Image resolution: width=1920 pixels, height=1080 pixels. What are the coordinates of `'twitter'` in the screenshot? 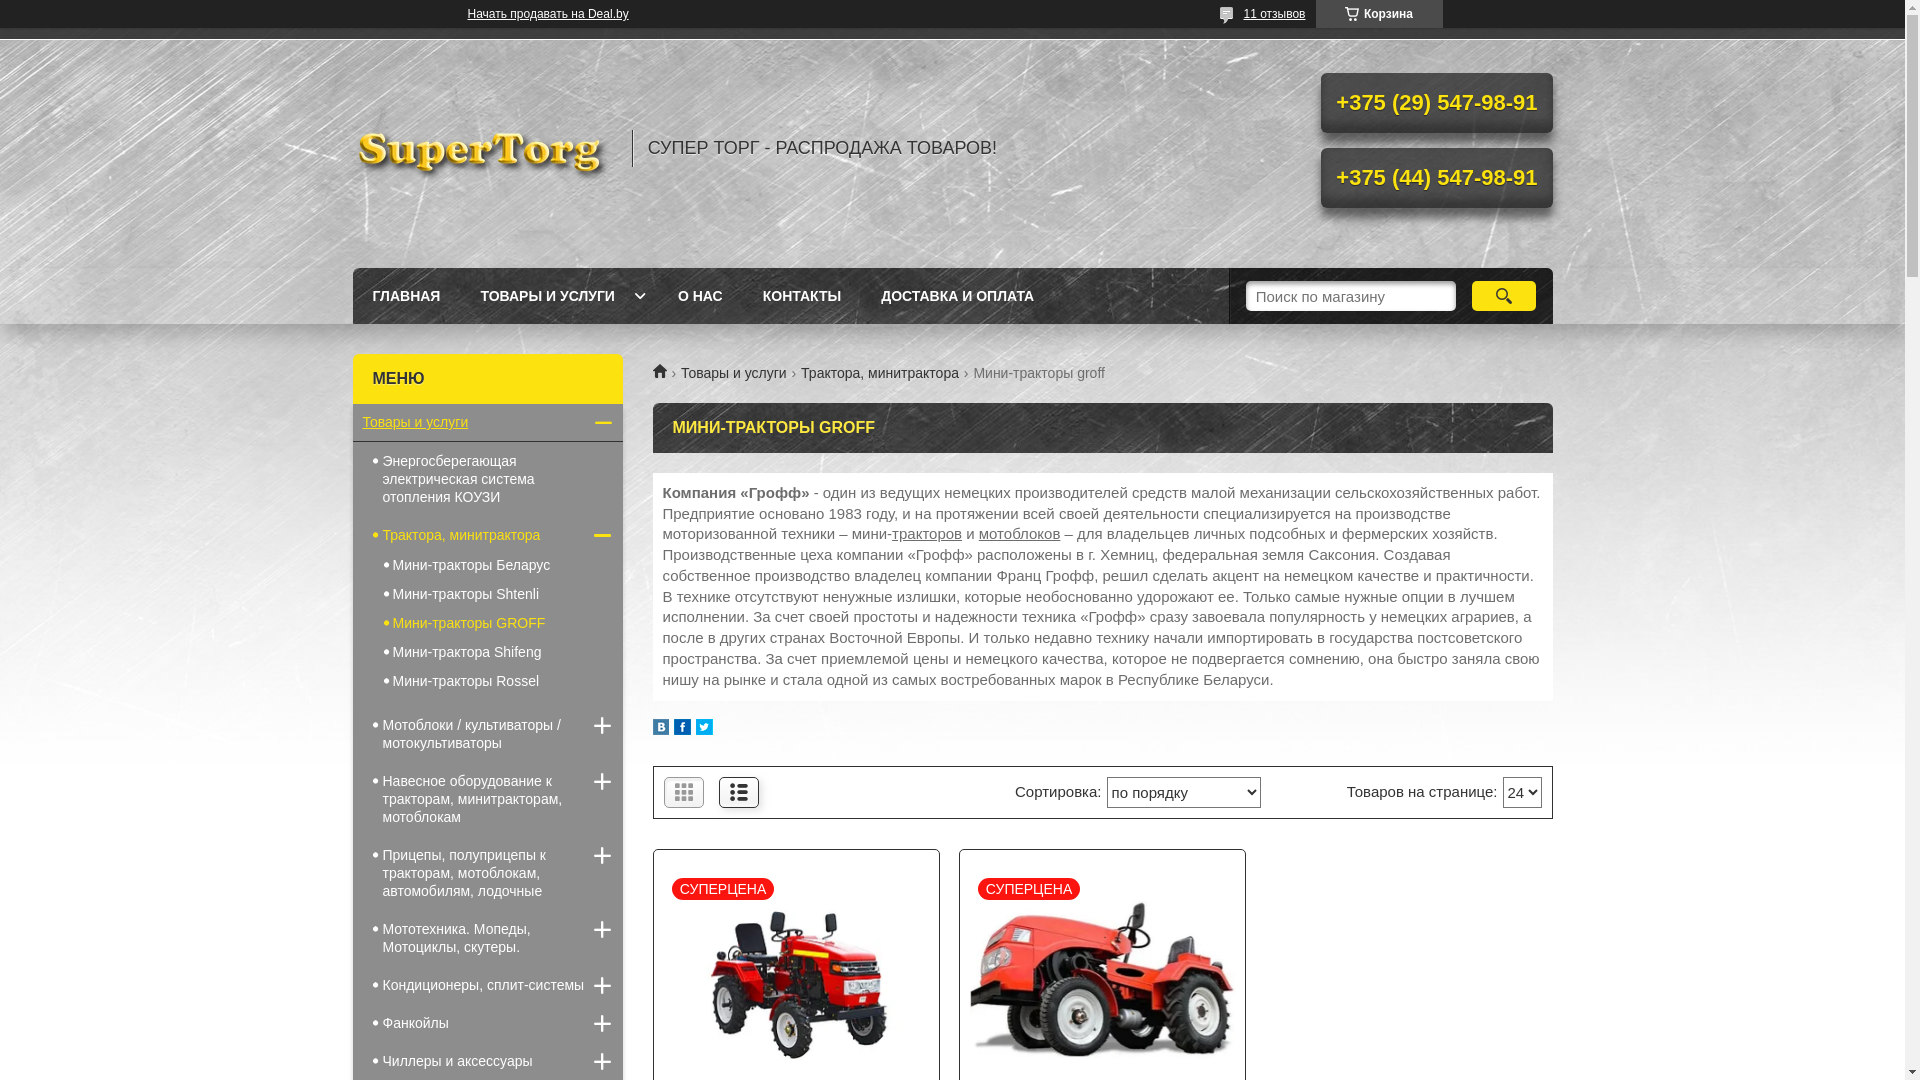 It's located at (696, 729).